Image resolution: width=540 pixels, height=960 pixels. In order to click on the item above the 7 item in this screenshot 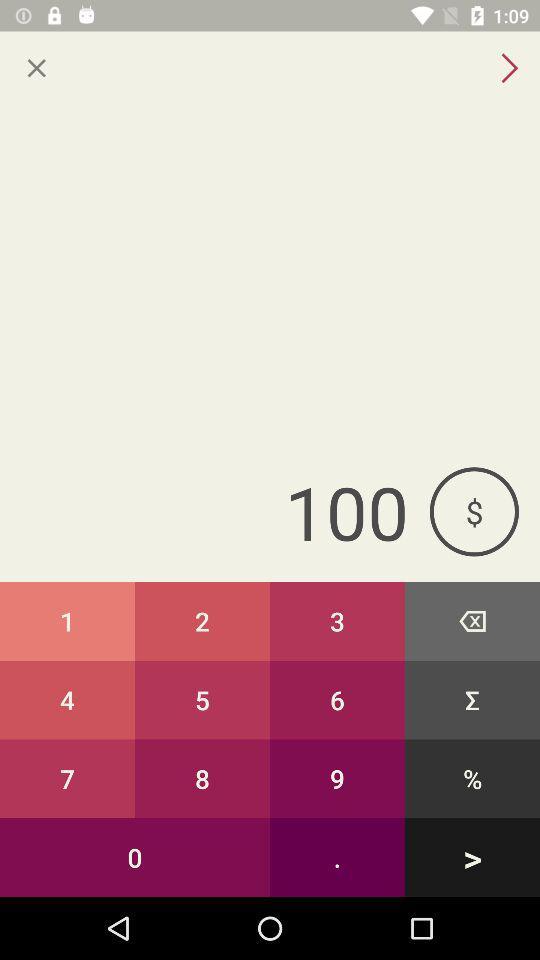, I will do `click(67, 700)`.